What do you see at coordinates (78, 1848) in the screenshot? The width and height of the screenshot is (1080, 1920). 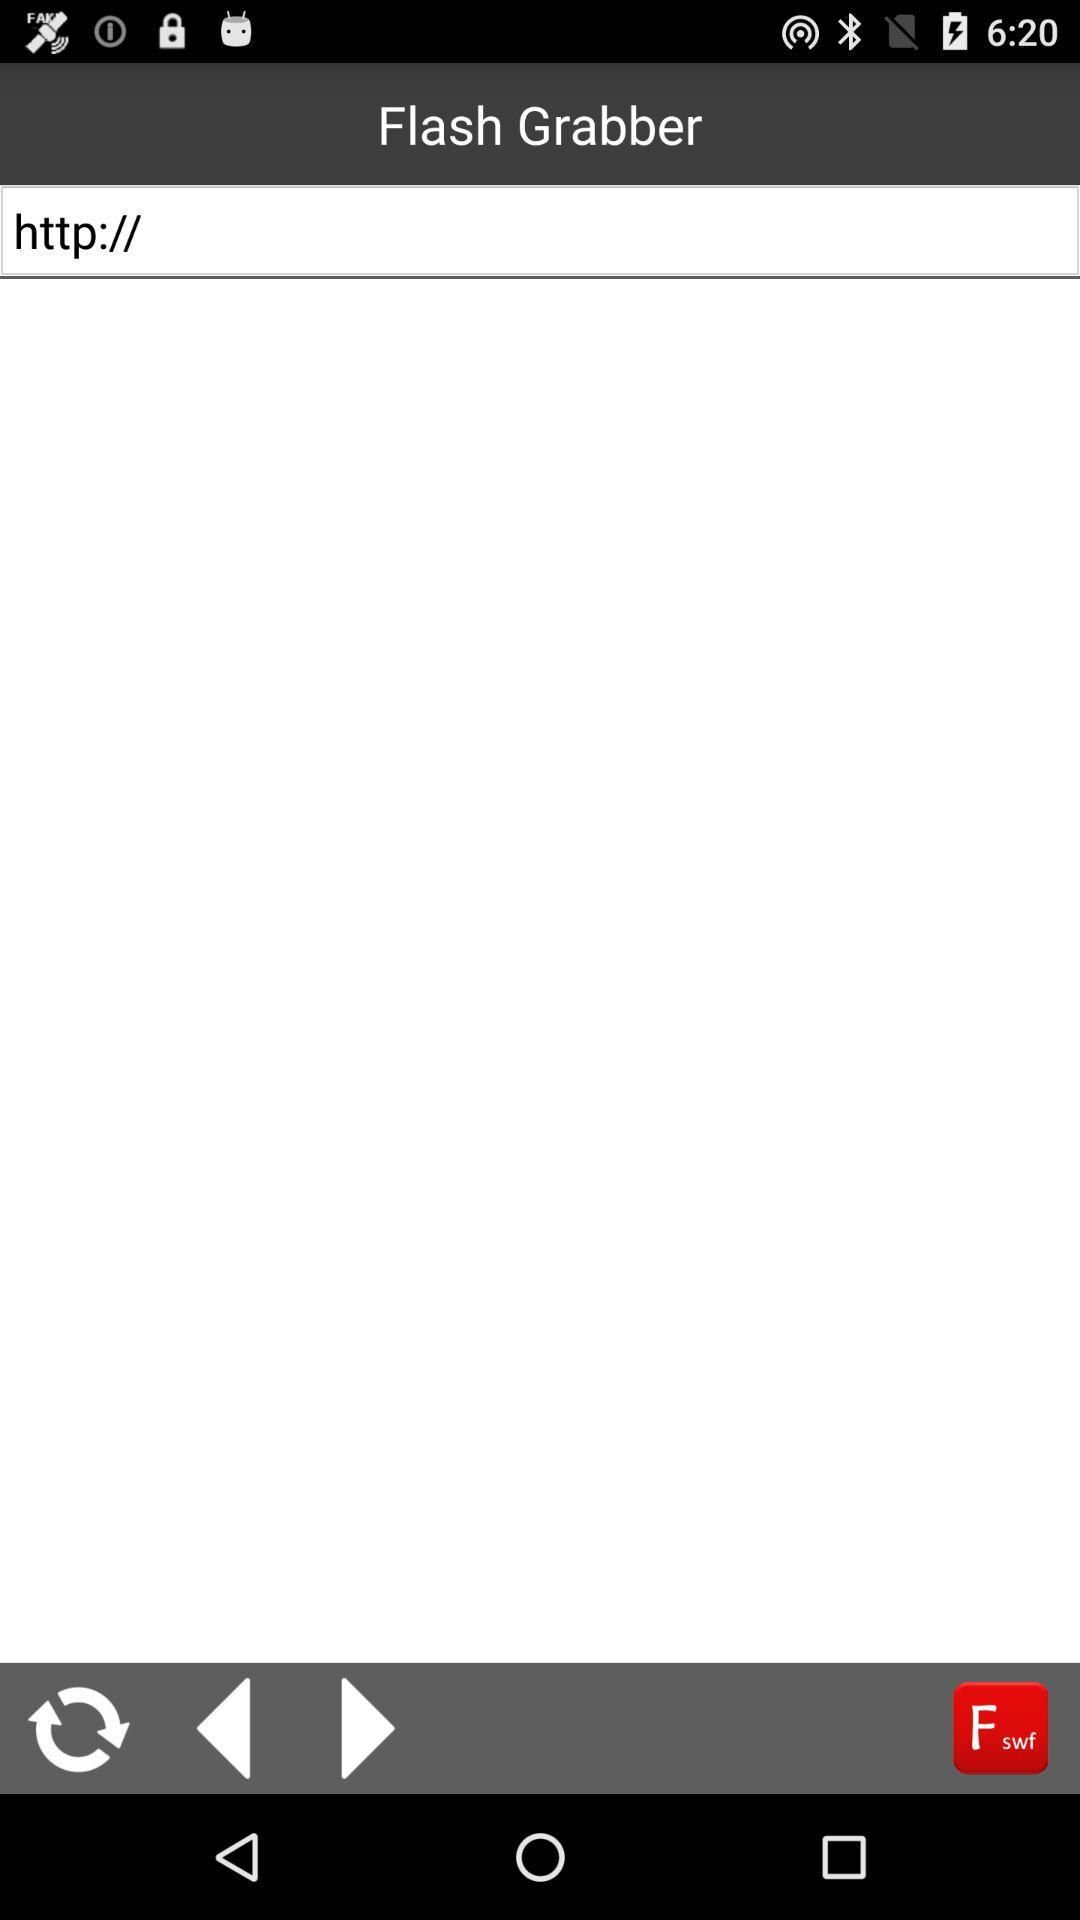 I see `the refresh icon` at bounding box center [78, 1848].